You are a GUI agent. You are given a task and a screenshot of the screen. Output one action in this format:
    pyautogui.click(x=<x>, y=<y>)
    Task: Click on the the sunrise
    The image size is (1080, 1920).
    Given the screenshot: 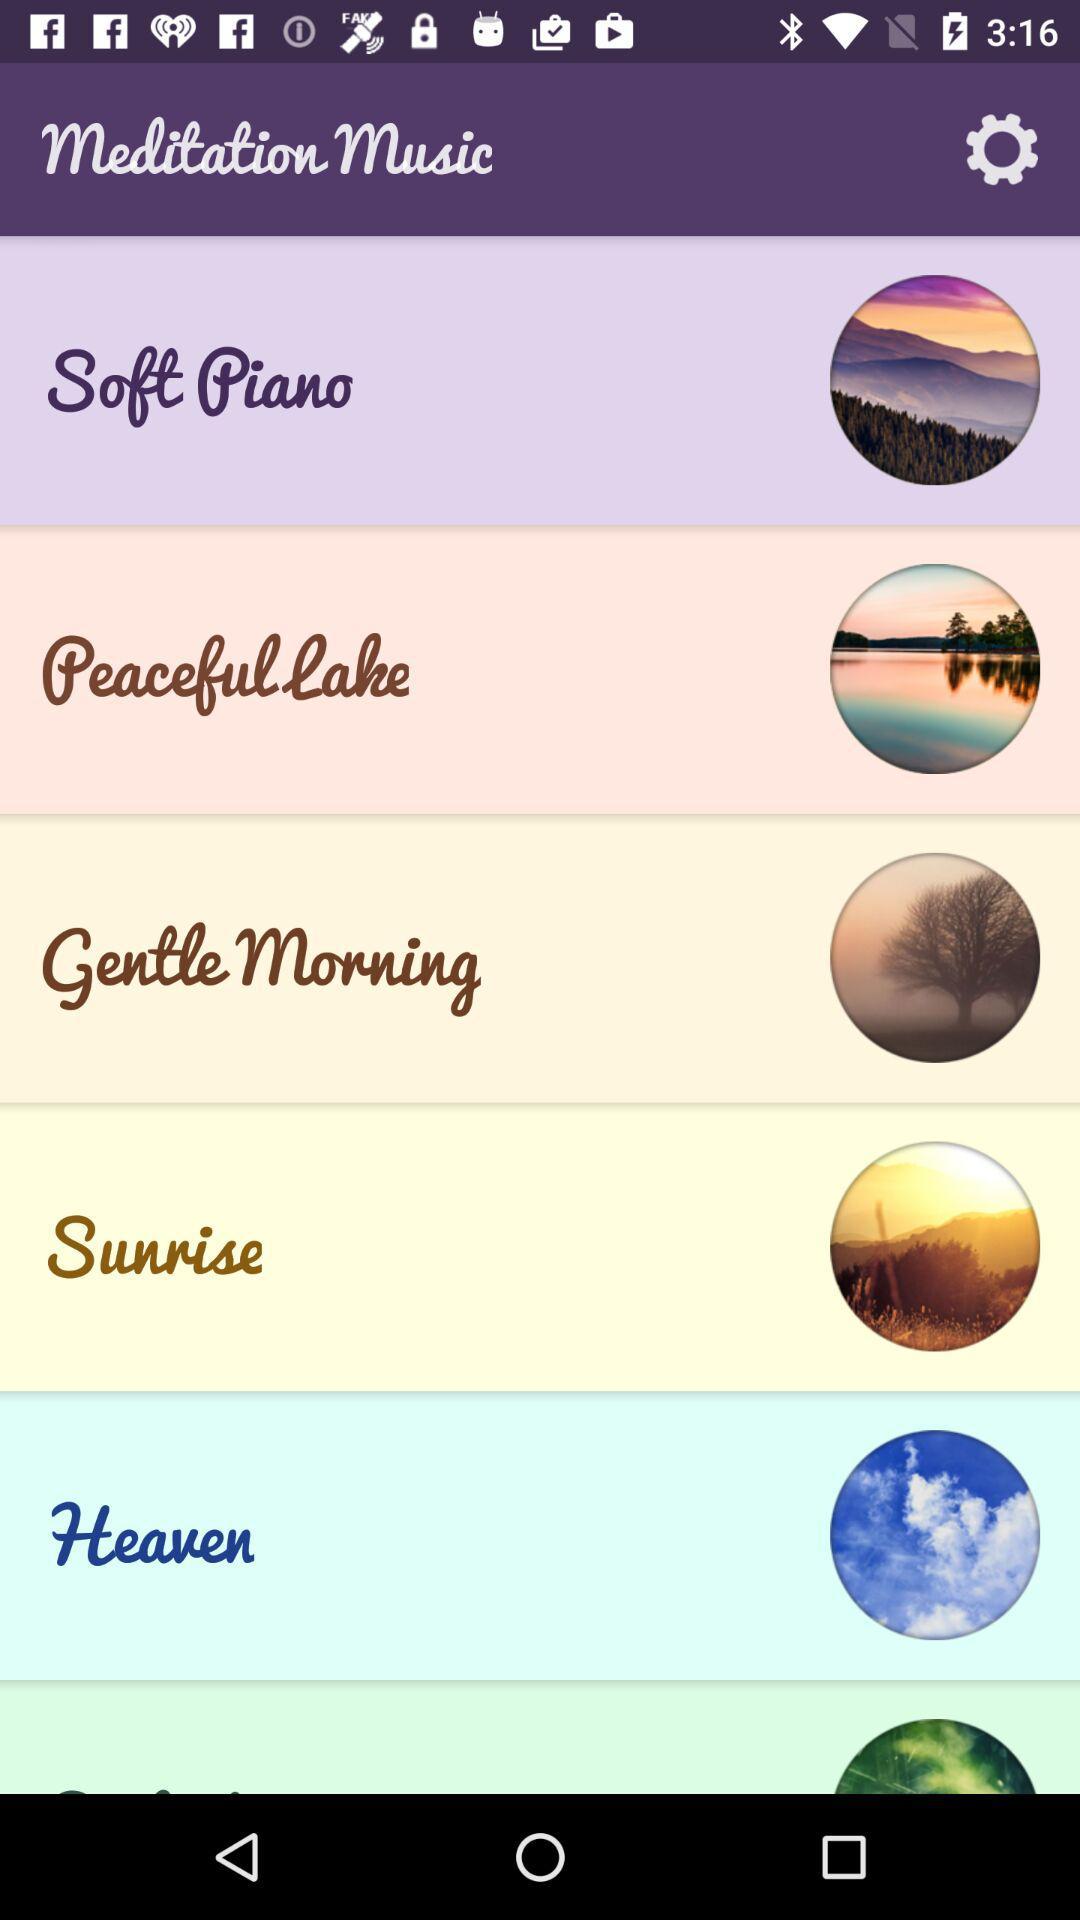 What is the action you would take?
    pyautogui.click(x=149, y=1245)
    